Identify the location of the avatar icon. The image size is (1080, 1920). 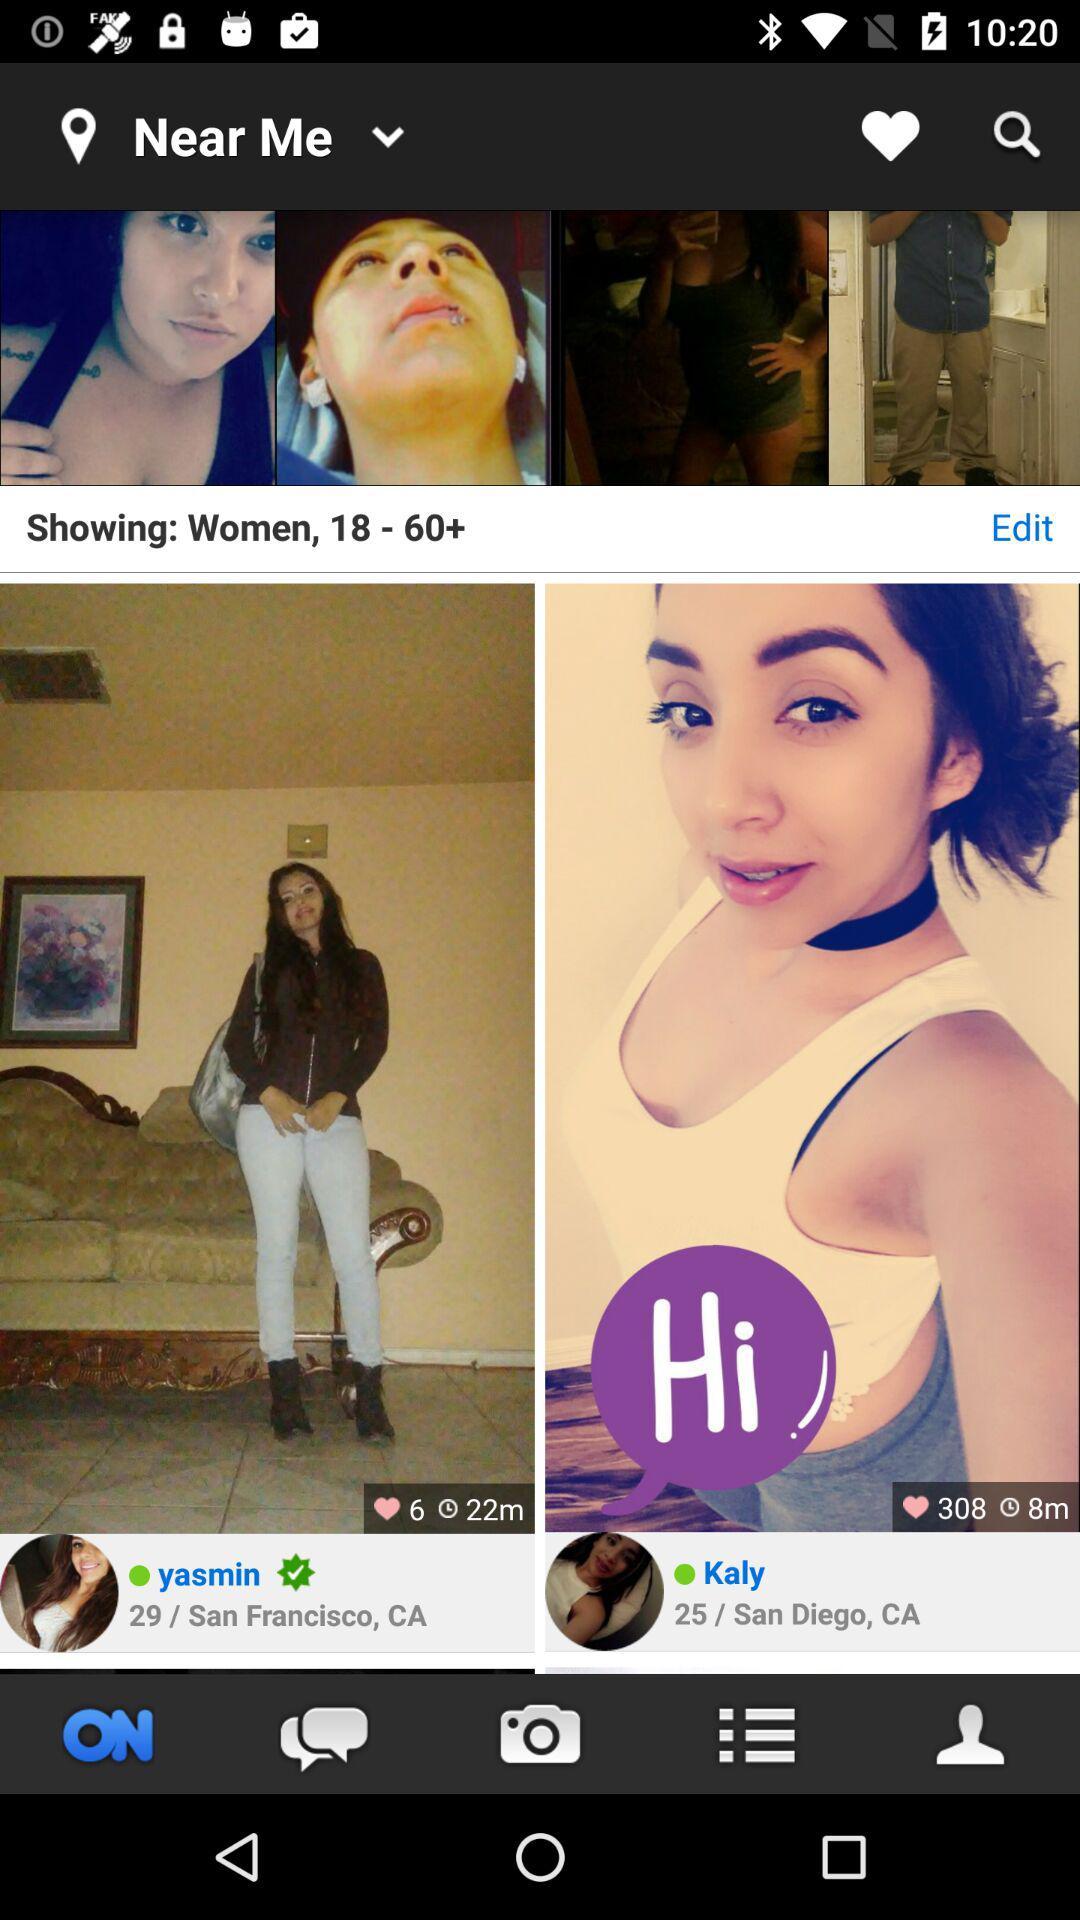
(971, 1733).